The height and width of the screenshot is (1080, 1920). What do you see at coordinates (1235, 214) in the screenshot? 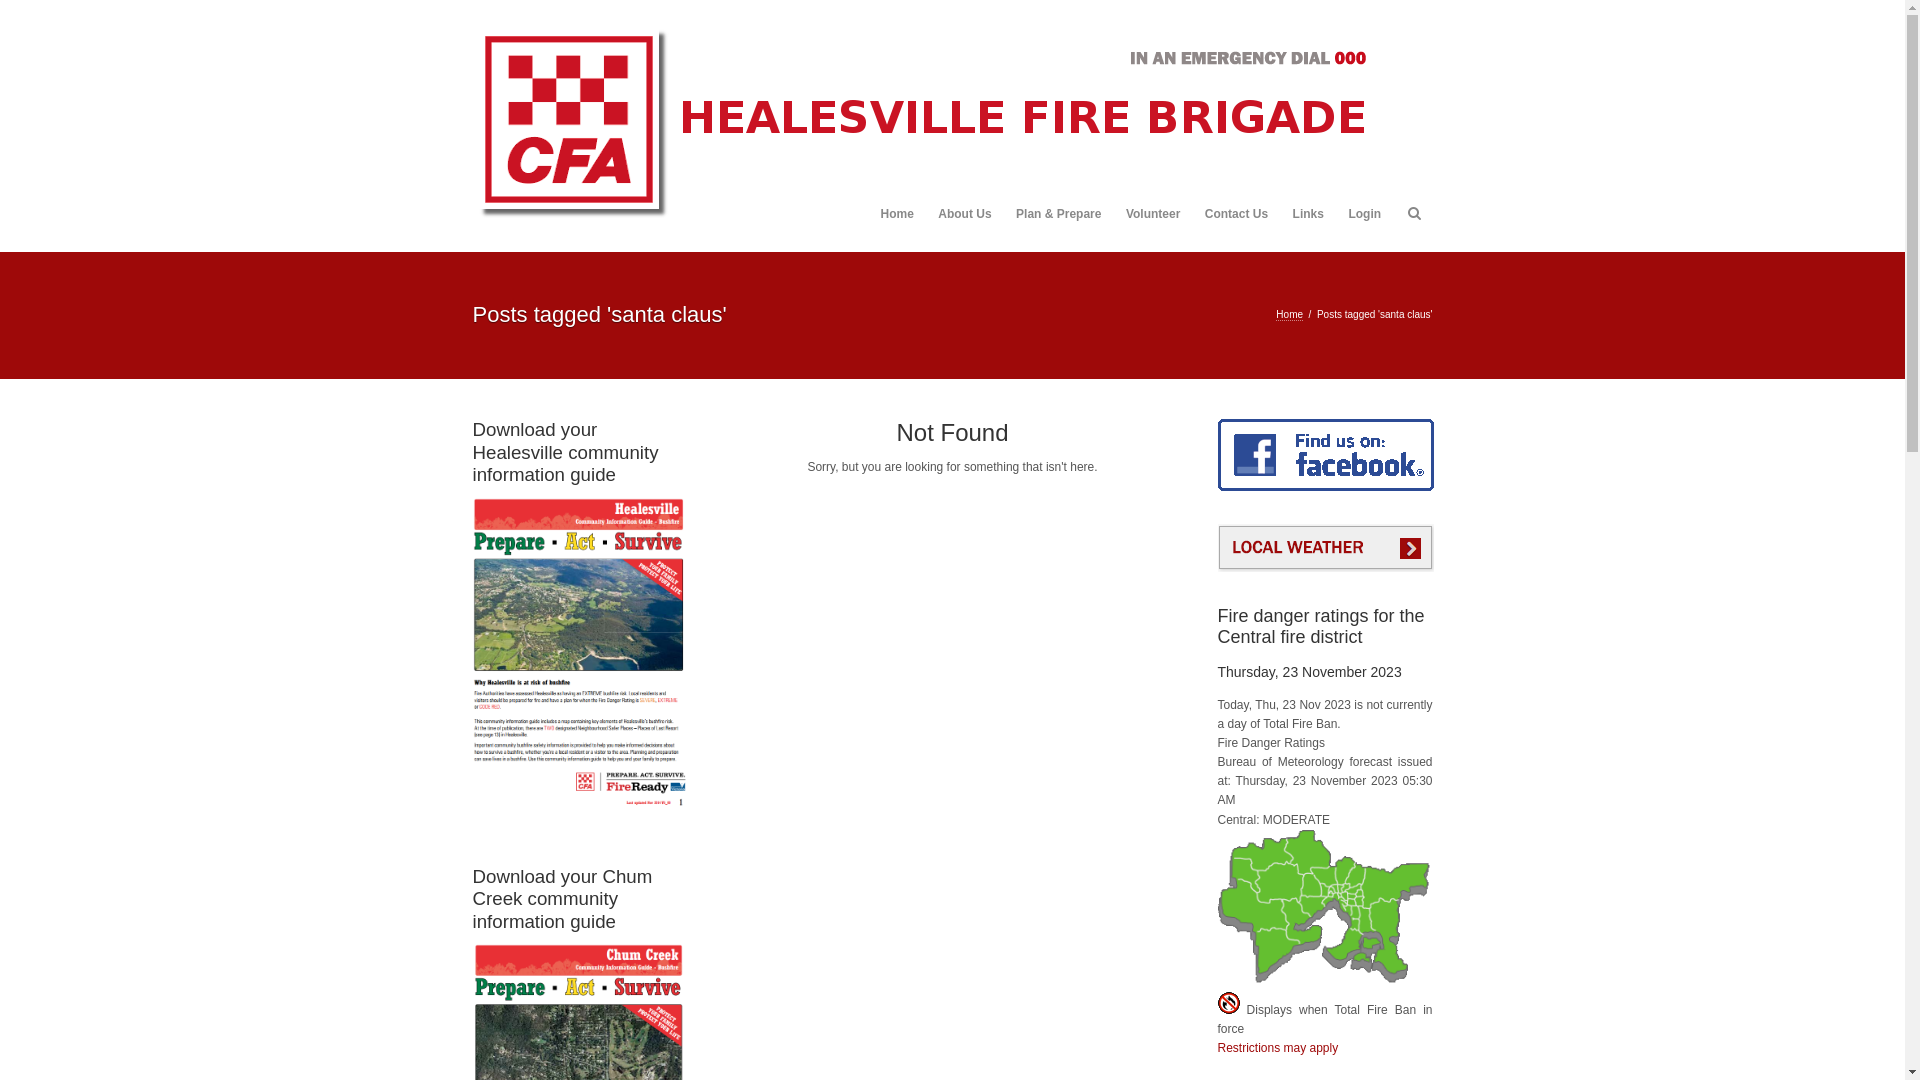
I see `'Contact Us'` at bounding box center [1235, 214].